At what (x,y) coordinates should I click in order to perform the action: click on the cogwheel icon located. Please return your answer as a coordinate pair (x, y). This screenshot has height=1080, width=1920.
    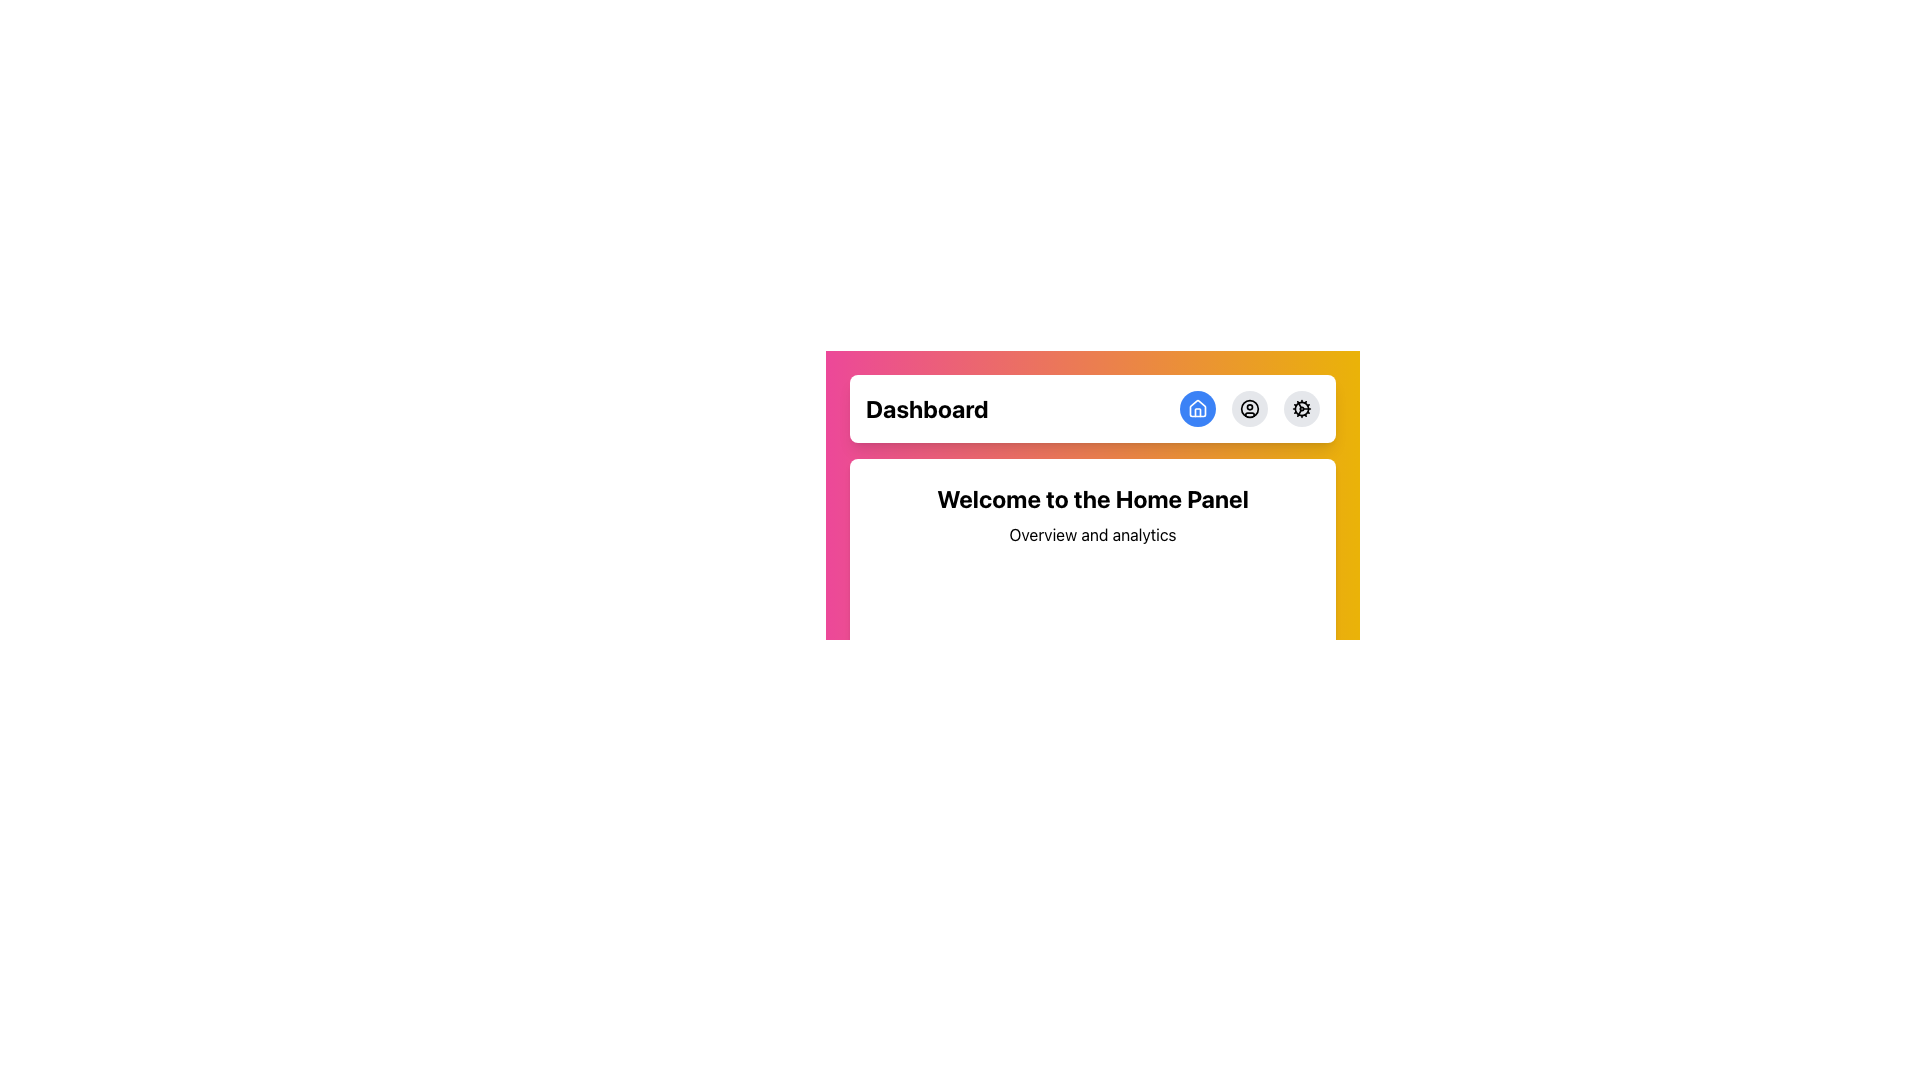
    Looking at the image, I should click on (1301, 407).